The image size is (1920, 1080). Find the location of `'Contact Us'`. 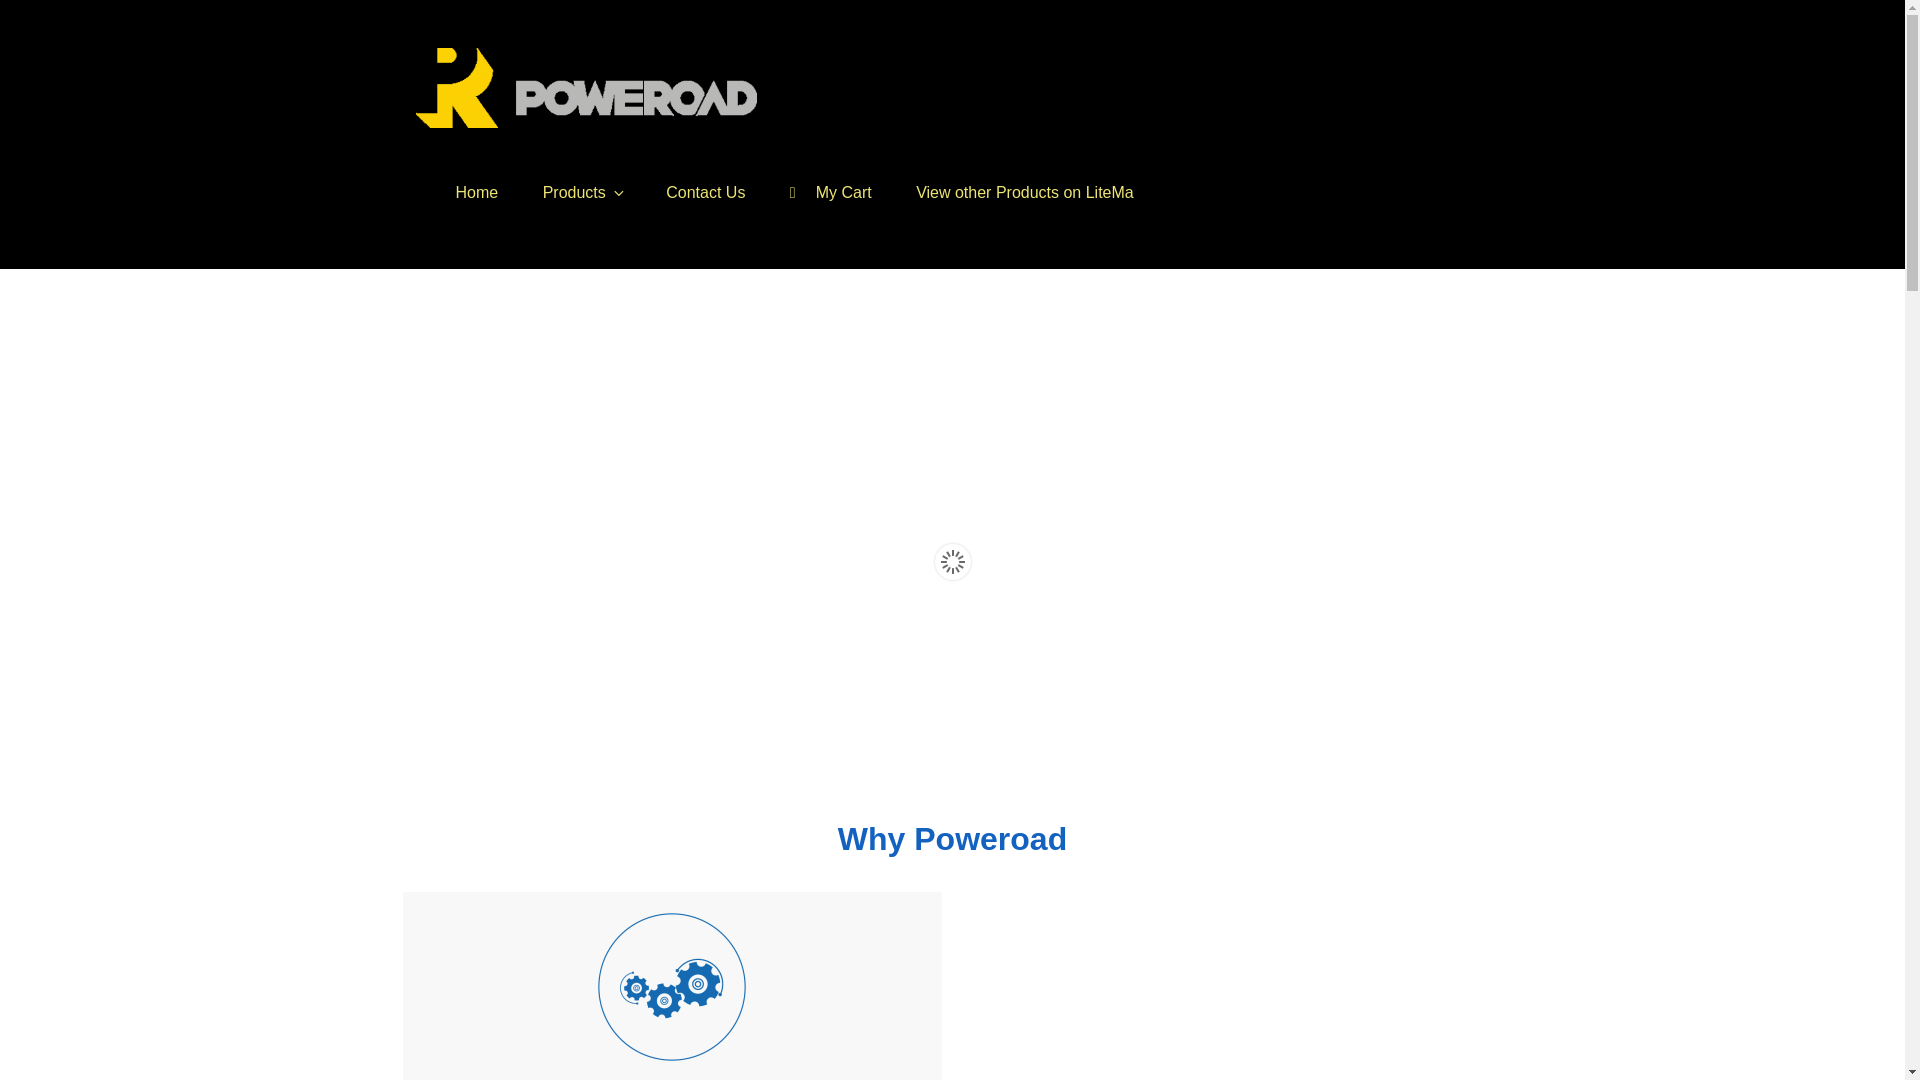

'Contact Us' is located at coordinates (705, 192).